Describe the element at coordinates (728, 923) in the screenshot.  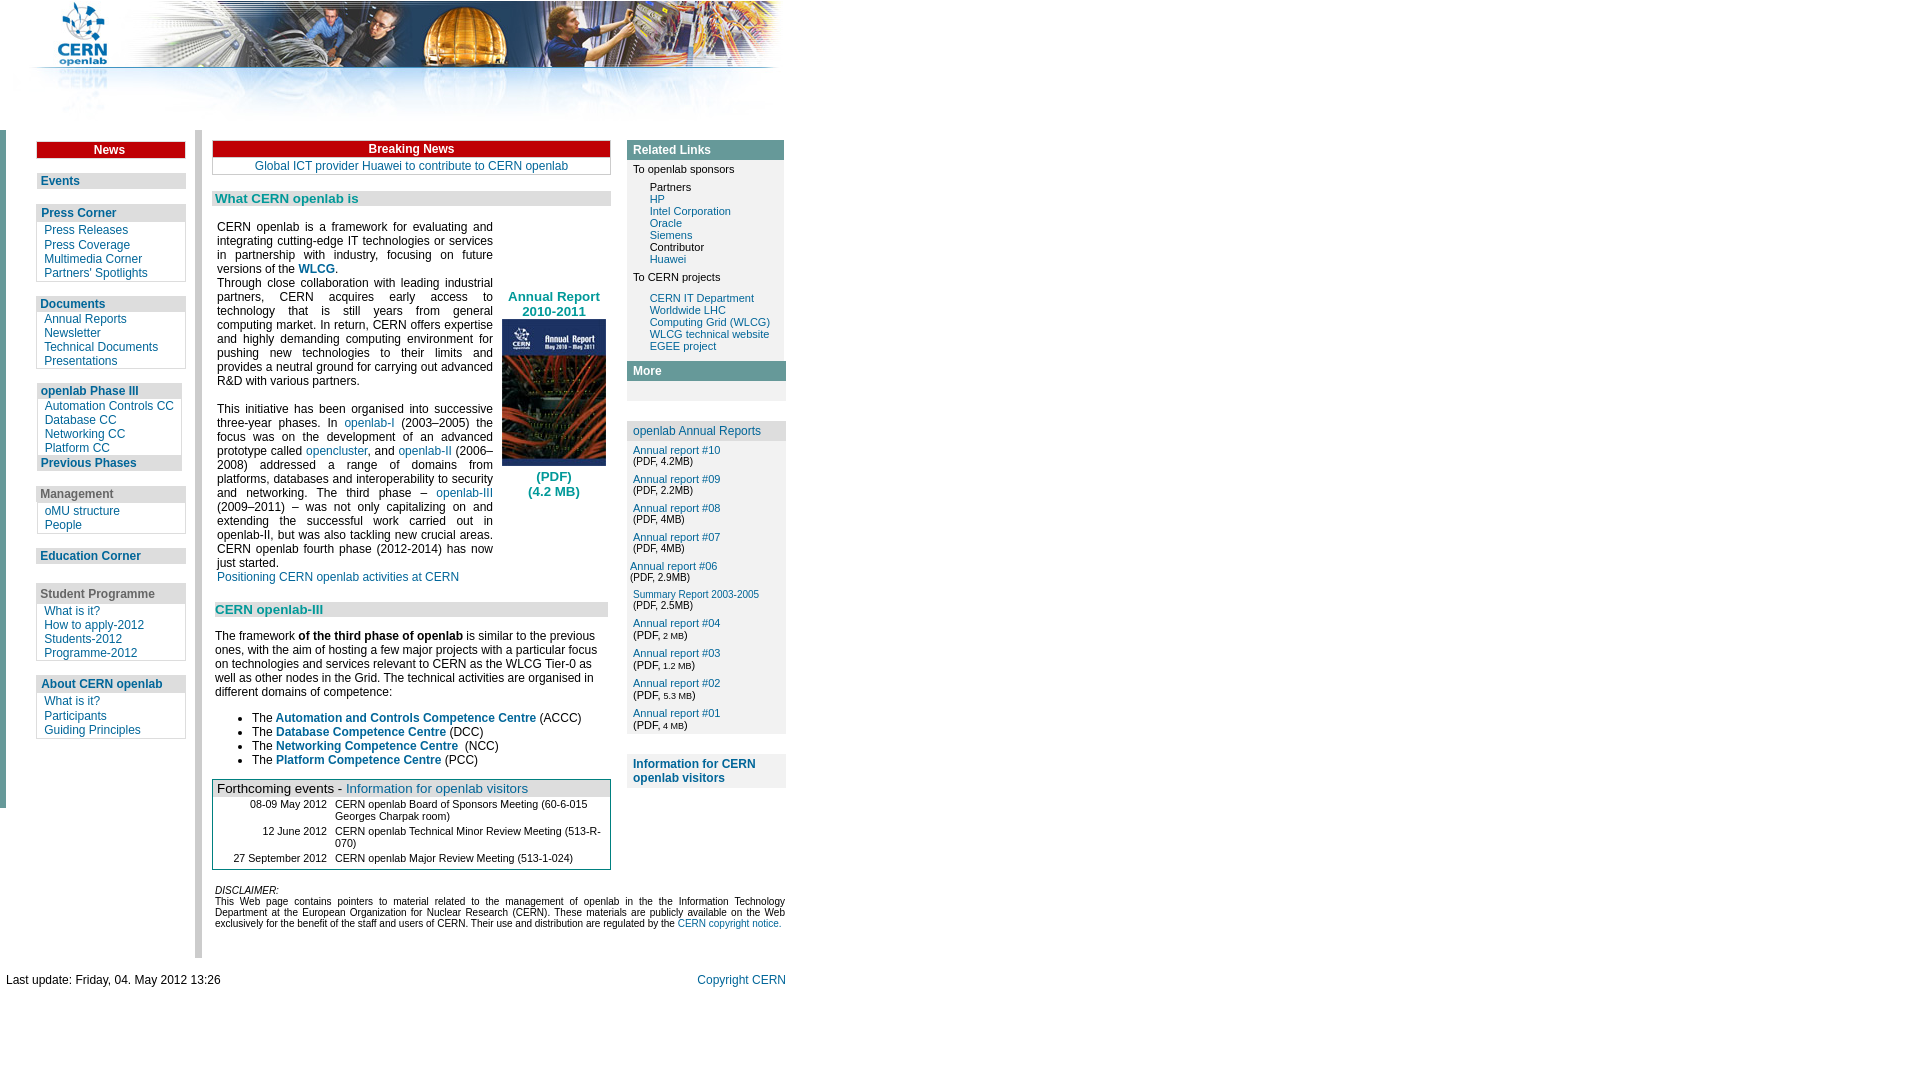
I see `'CERN copyright notice.'` at that location.